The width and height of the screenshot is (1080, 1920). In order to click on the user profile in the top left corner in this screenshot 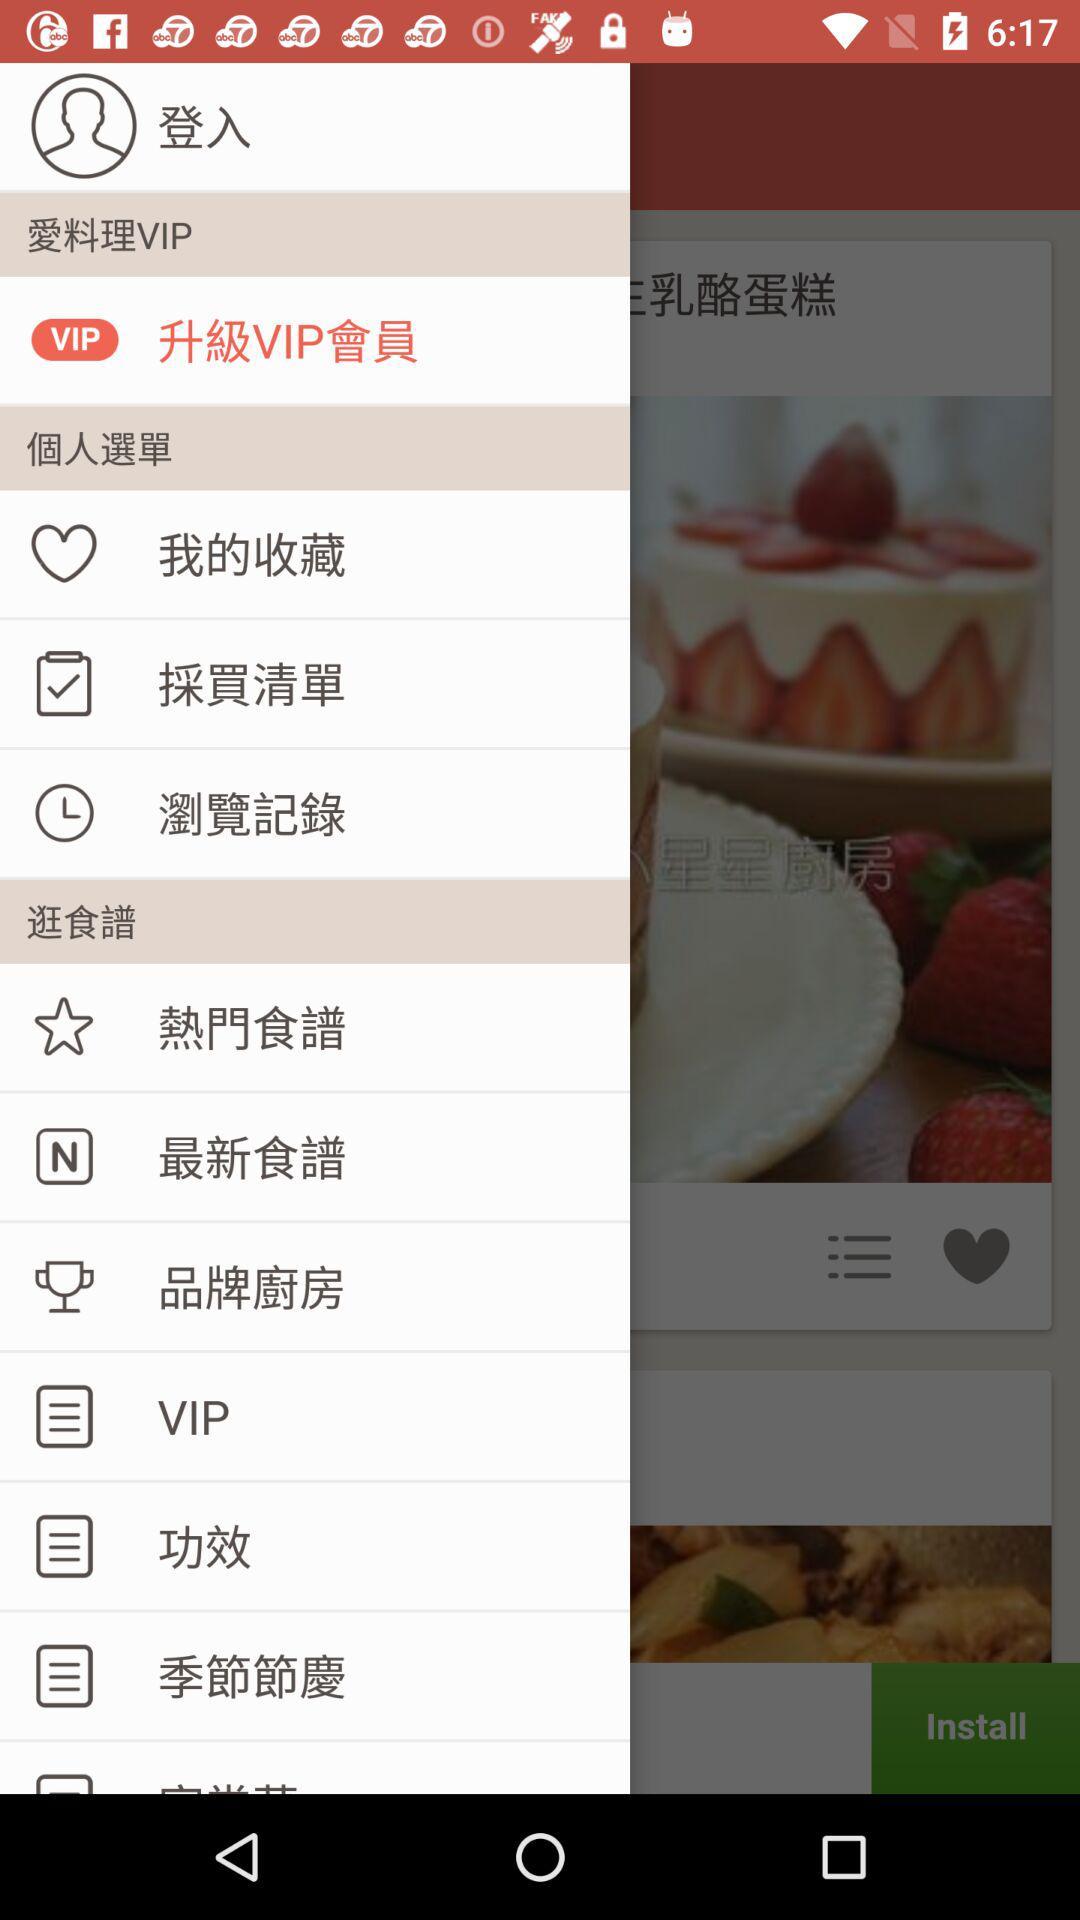, I will do `click(83, 125)`.